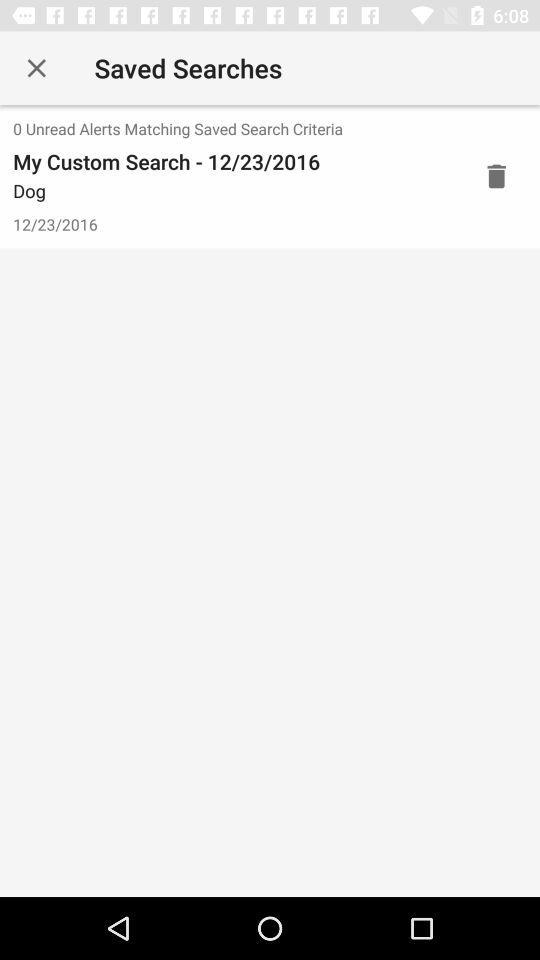  Describe the element at coordinates (495, 175) in the screenshot. I see `icon at the top right corner` at that location.